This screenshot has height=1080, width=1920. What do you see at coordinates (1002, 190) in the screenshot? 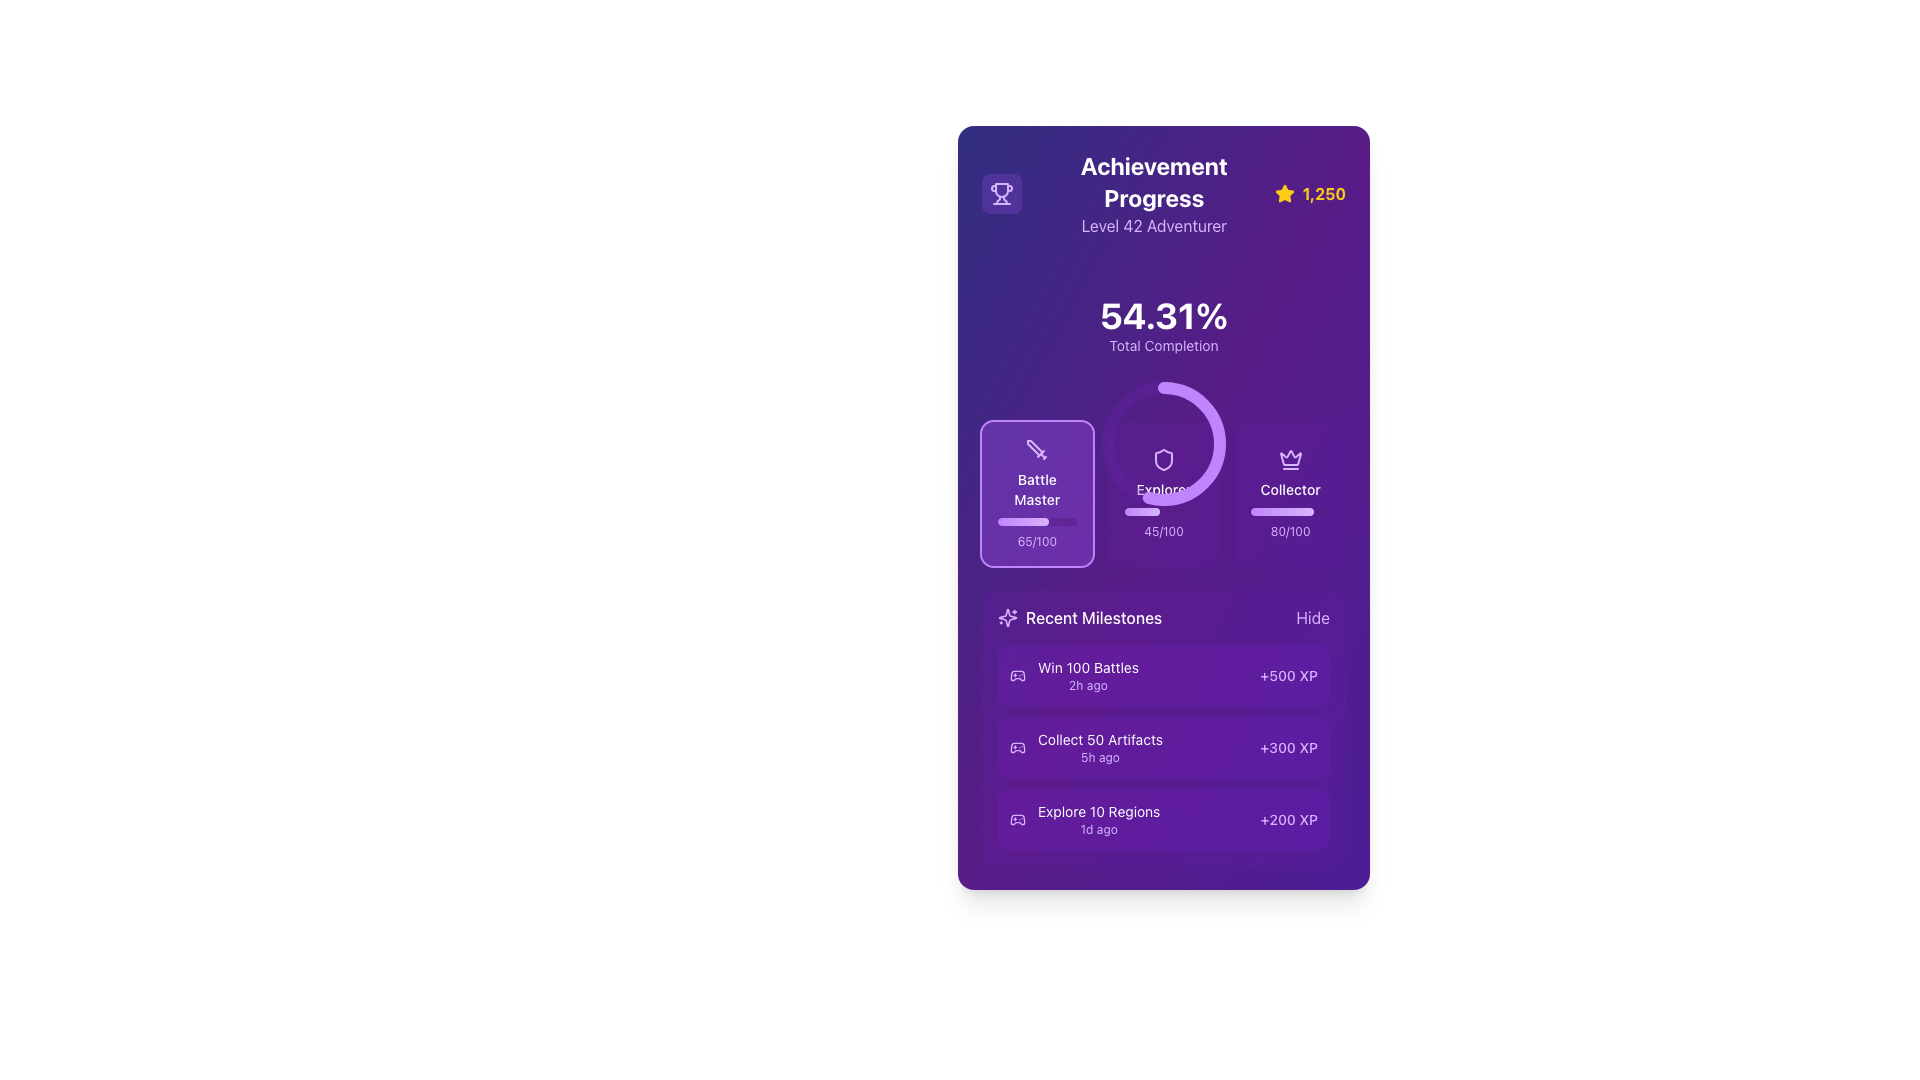
I see `the purple trophy icon located in the top left header section, next to the 'Achievement Progress' label` at bounding box center [1002, 190].